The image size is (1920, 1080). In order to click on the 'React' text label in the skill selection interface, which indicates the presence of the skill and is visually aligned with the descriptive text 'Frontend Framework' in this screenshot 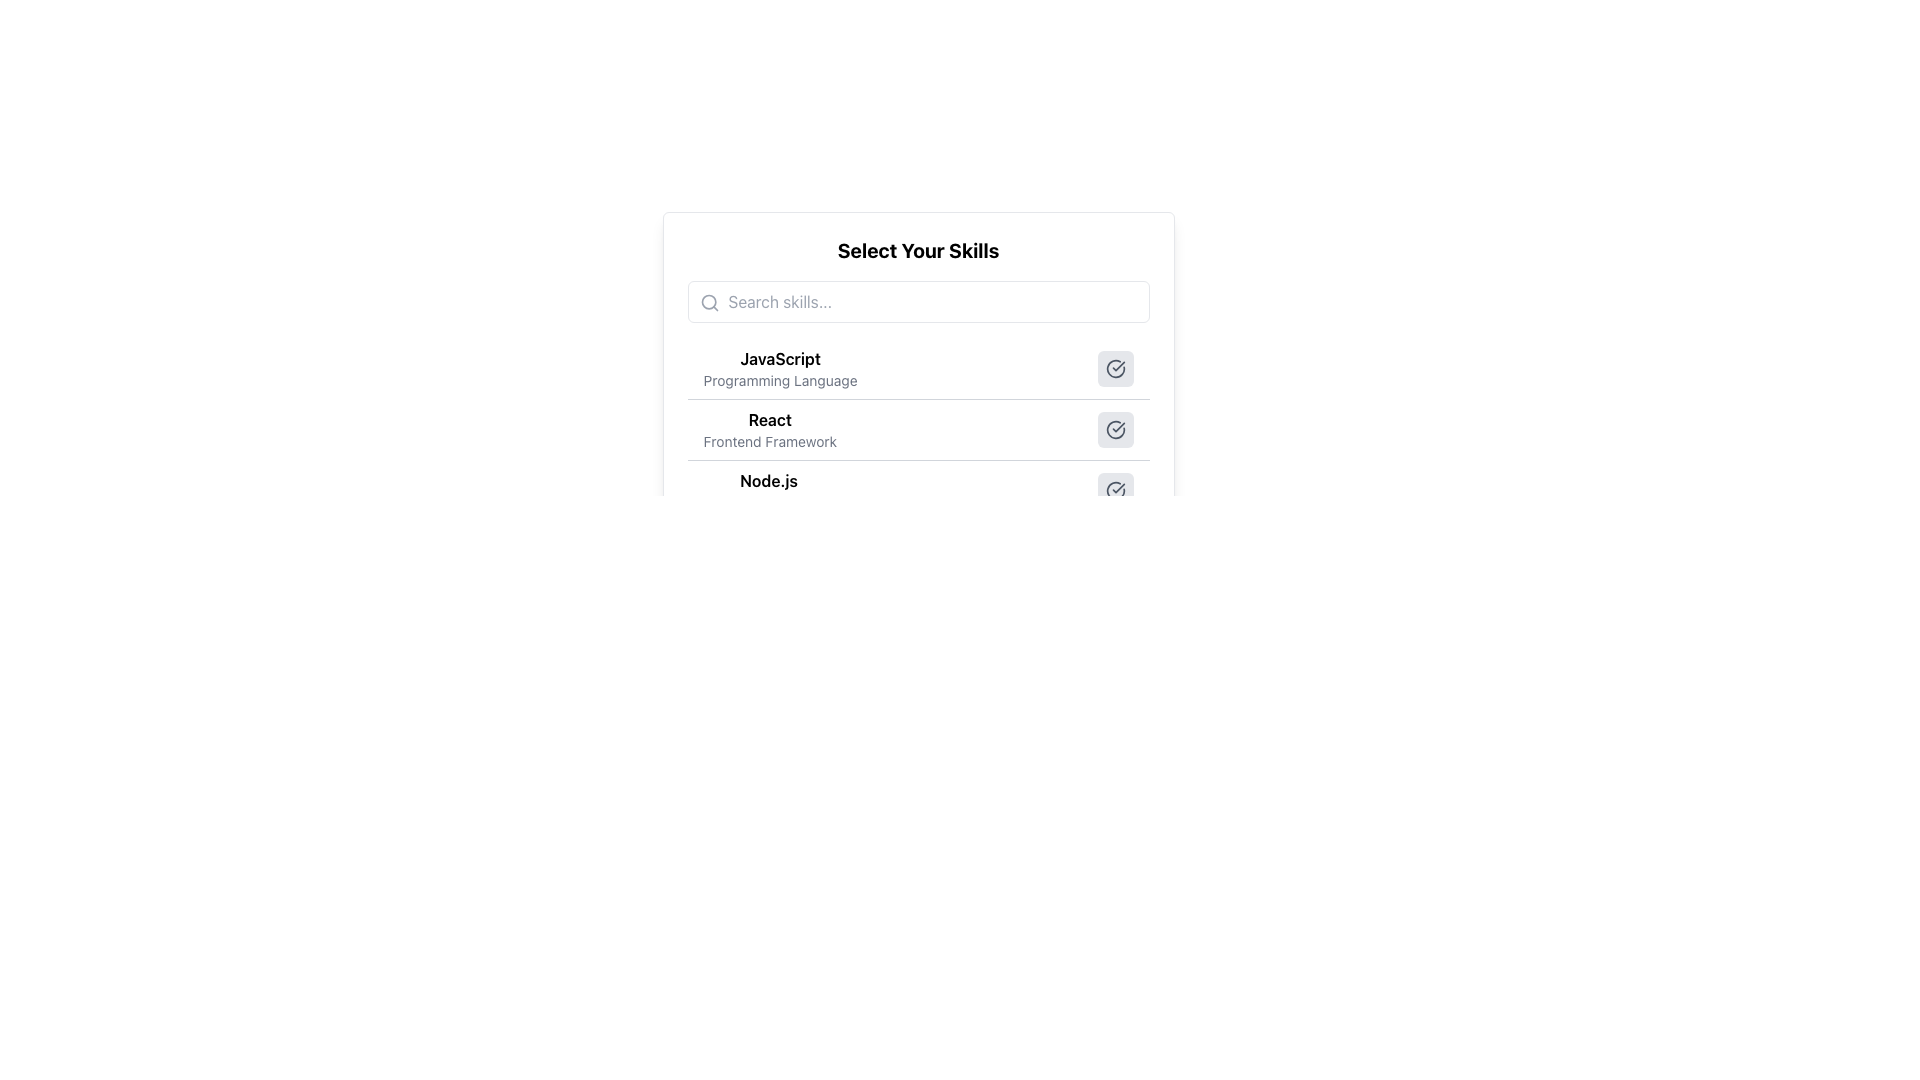, I will do `click(769, 419)`.